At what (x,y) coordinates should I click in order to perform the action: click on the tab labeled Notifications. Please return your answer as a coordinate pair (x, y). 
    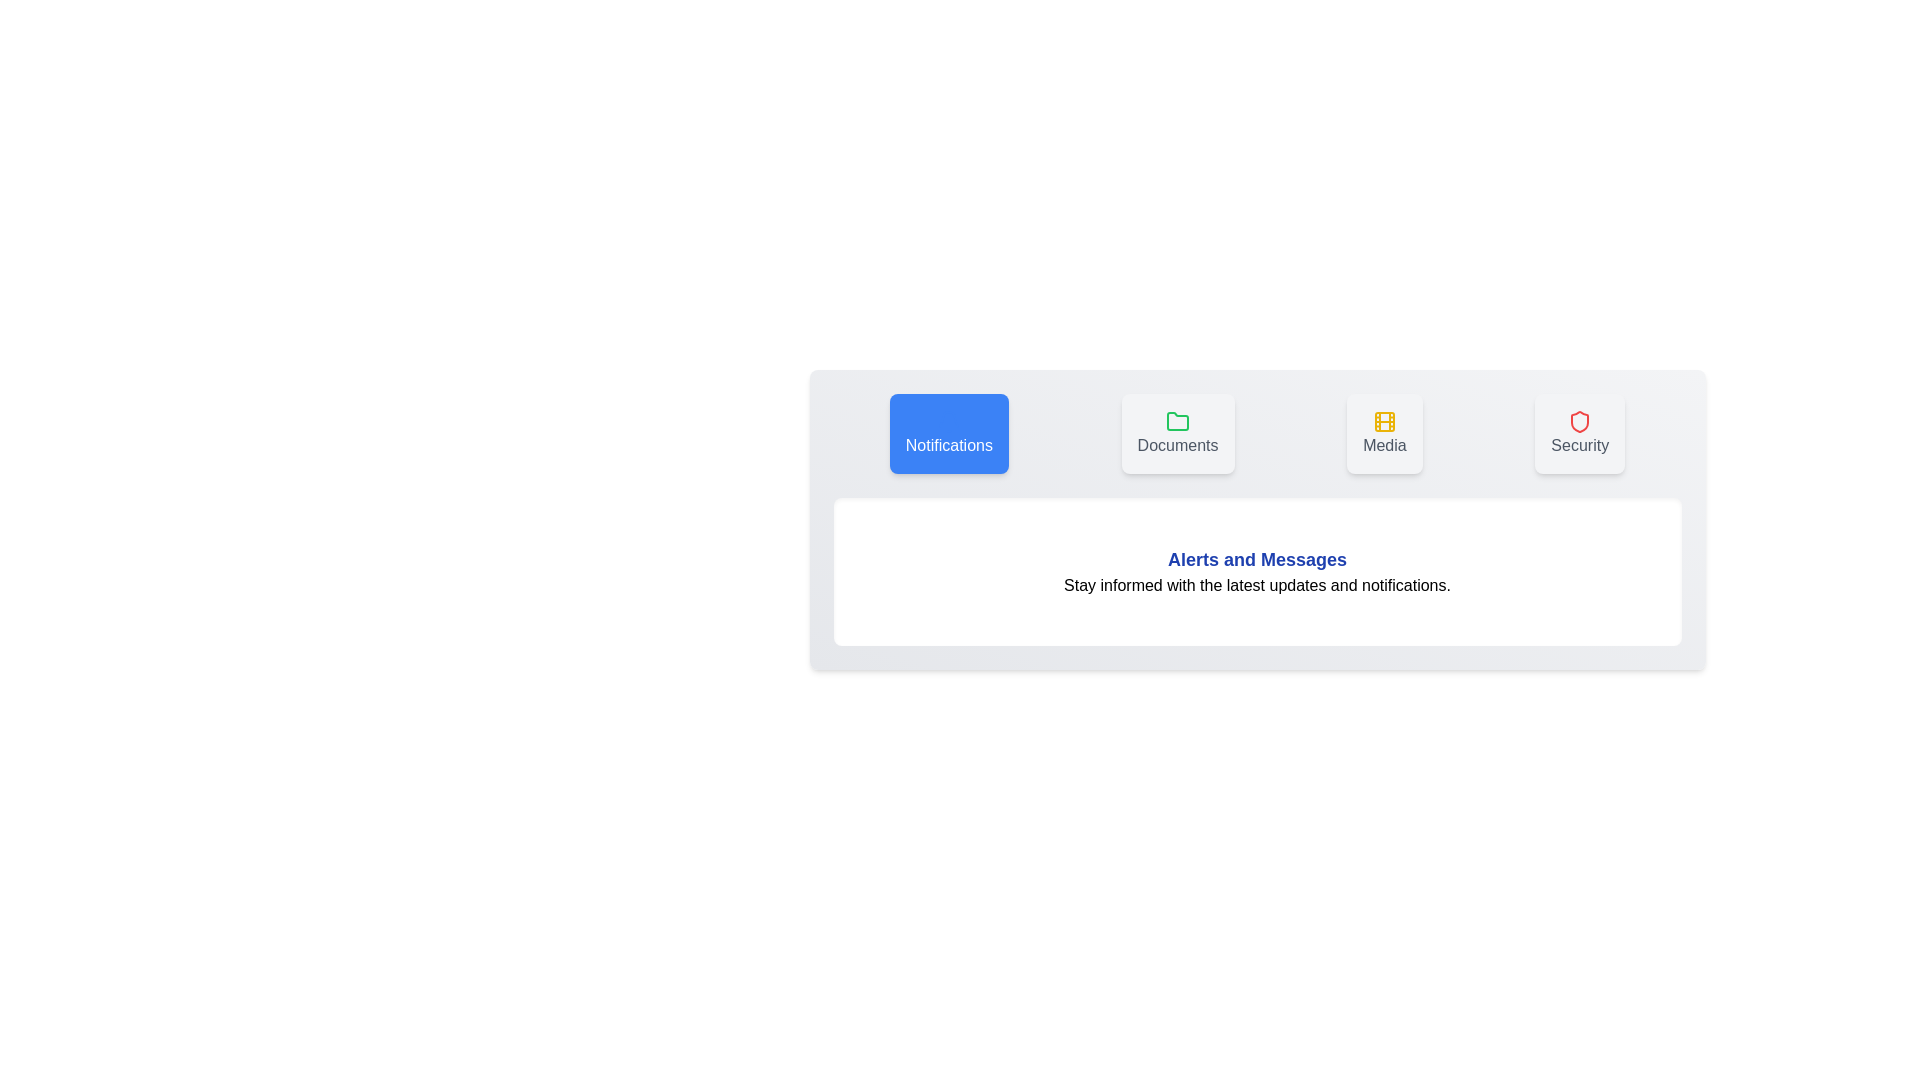
    Looking at the image, I should click on (948, 433).